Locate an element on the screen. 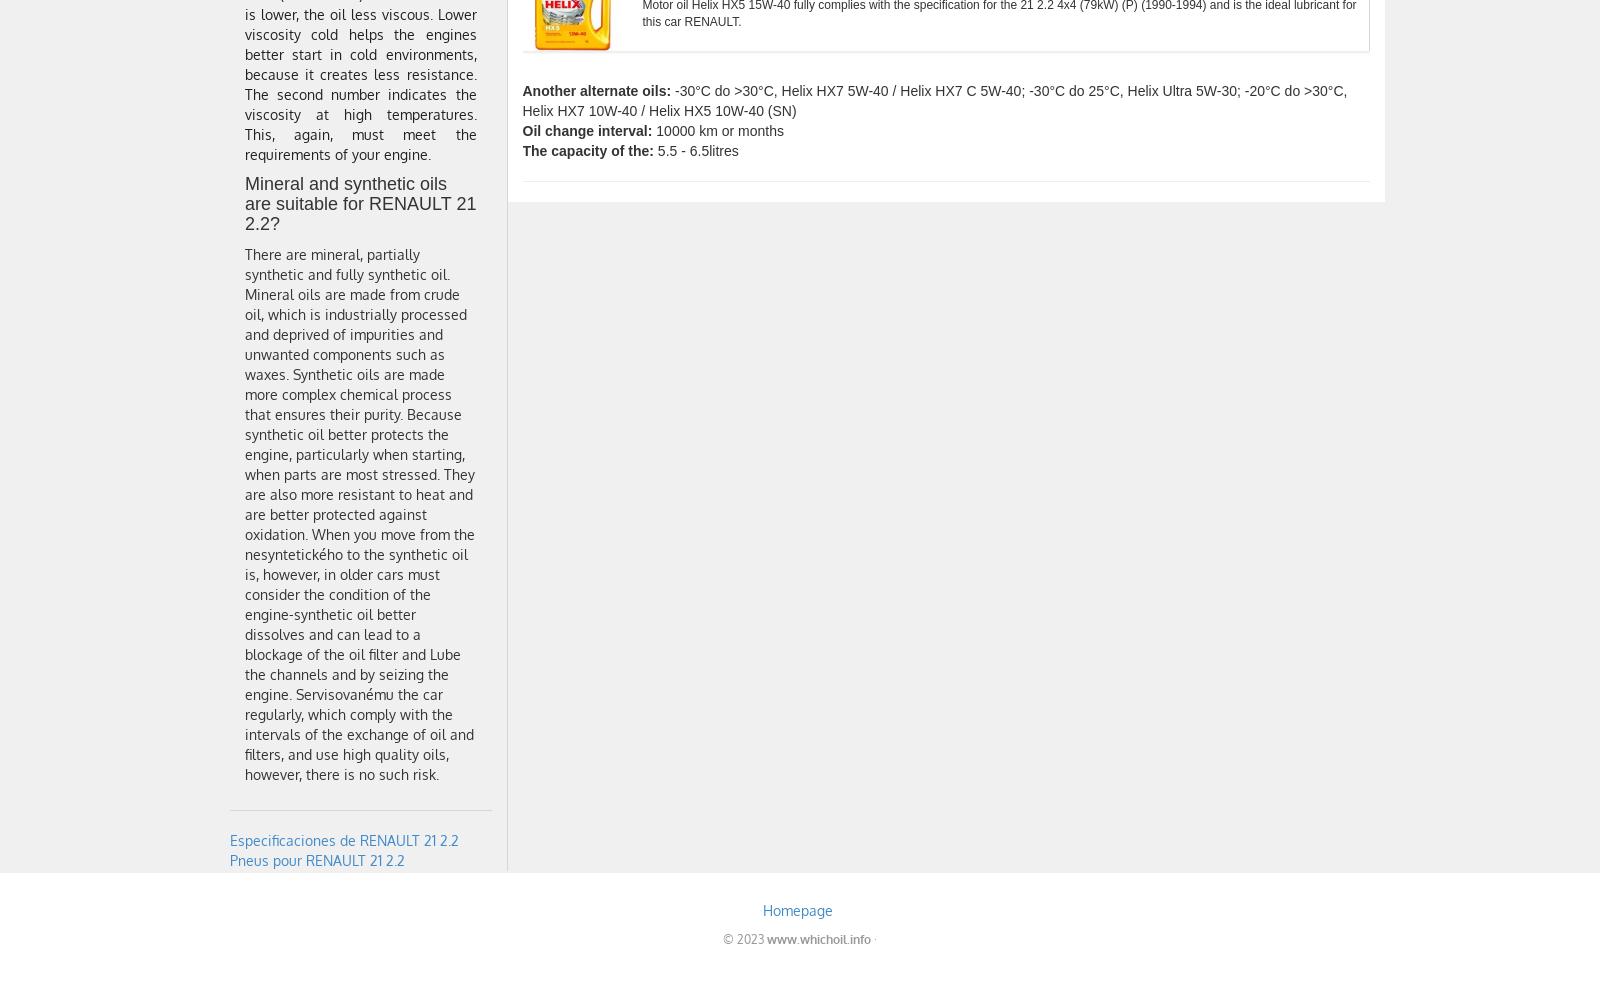  'Another alternate oils:' is located at coordinates (520, 91).